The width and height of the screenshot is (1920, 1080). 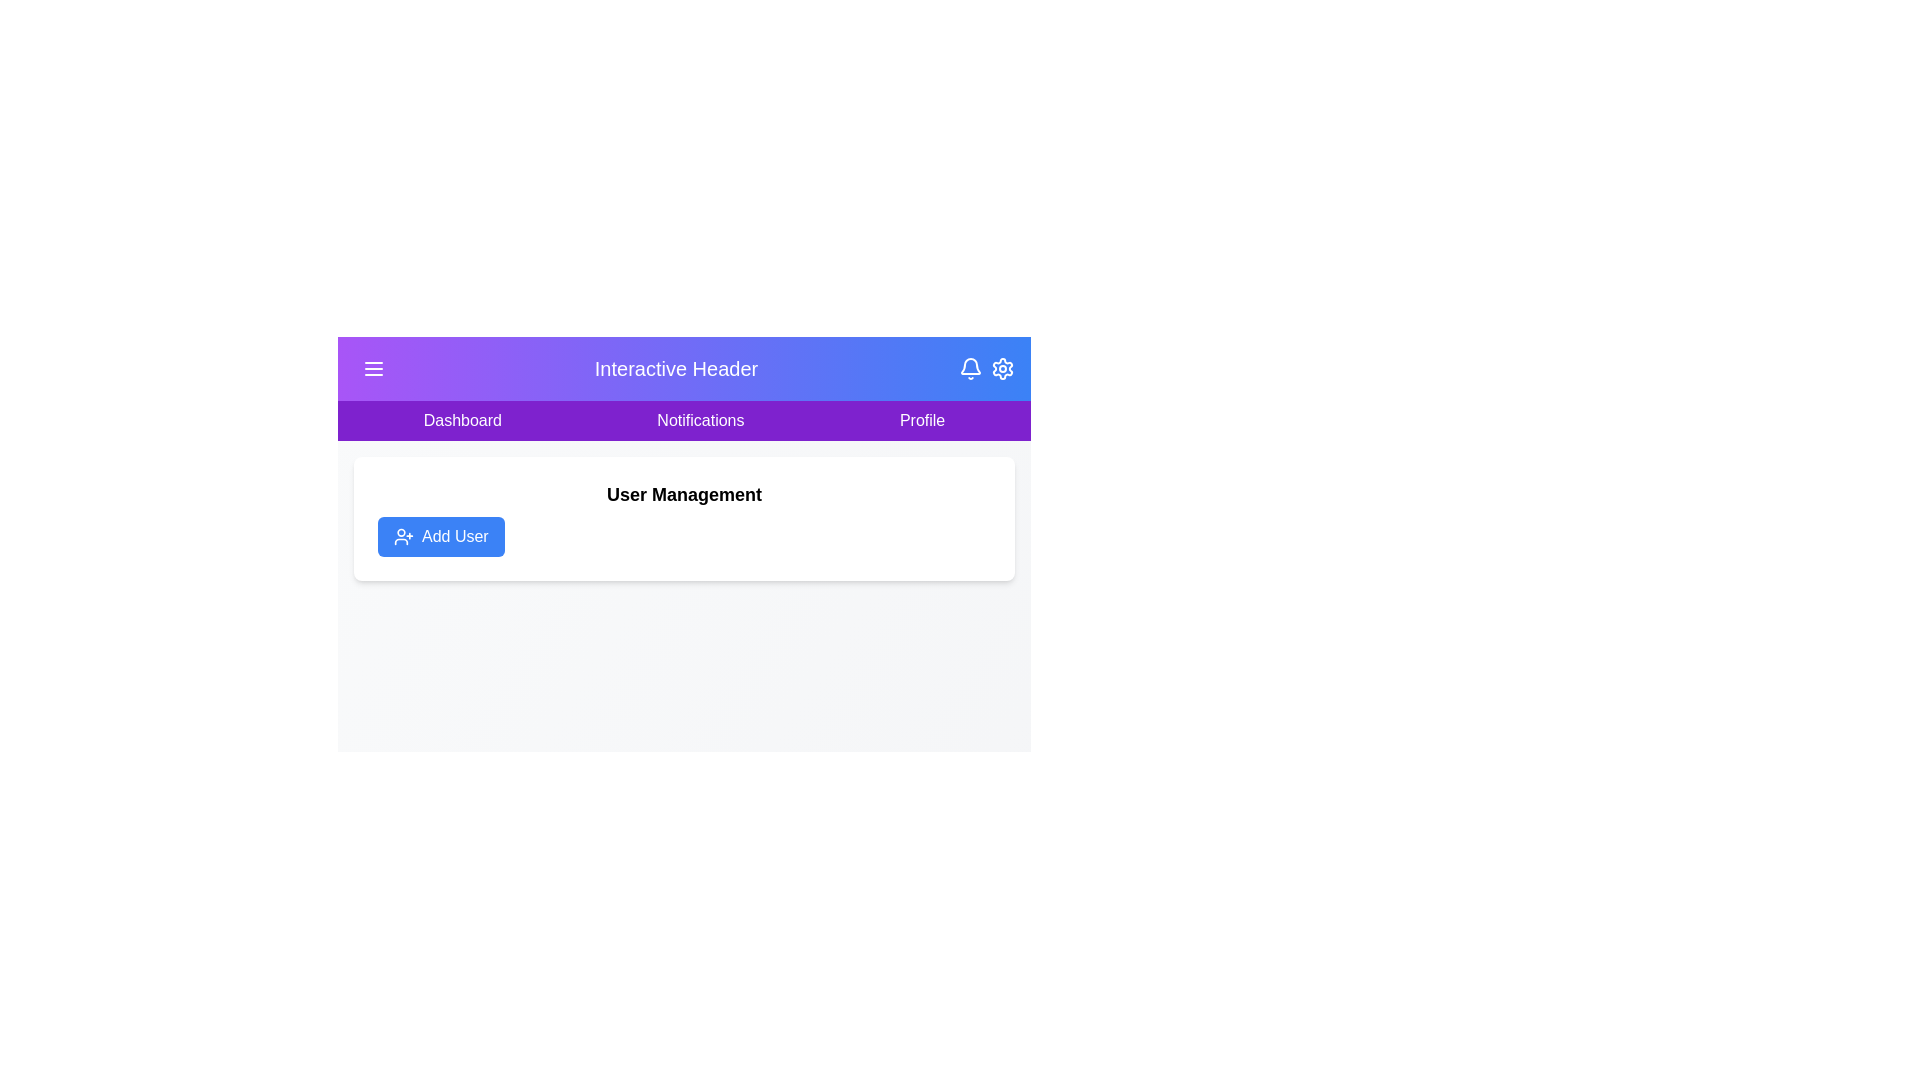 I want to click on the 'User Management' section text, so click(x=684, y=494).